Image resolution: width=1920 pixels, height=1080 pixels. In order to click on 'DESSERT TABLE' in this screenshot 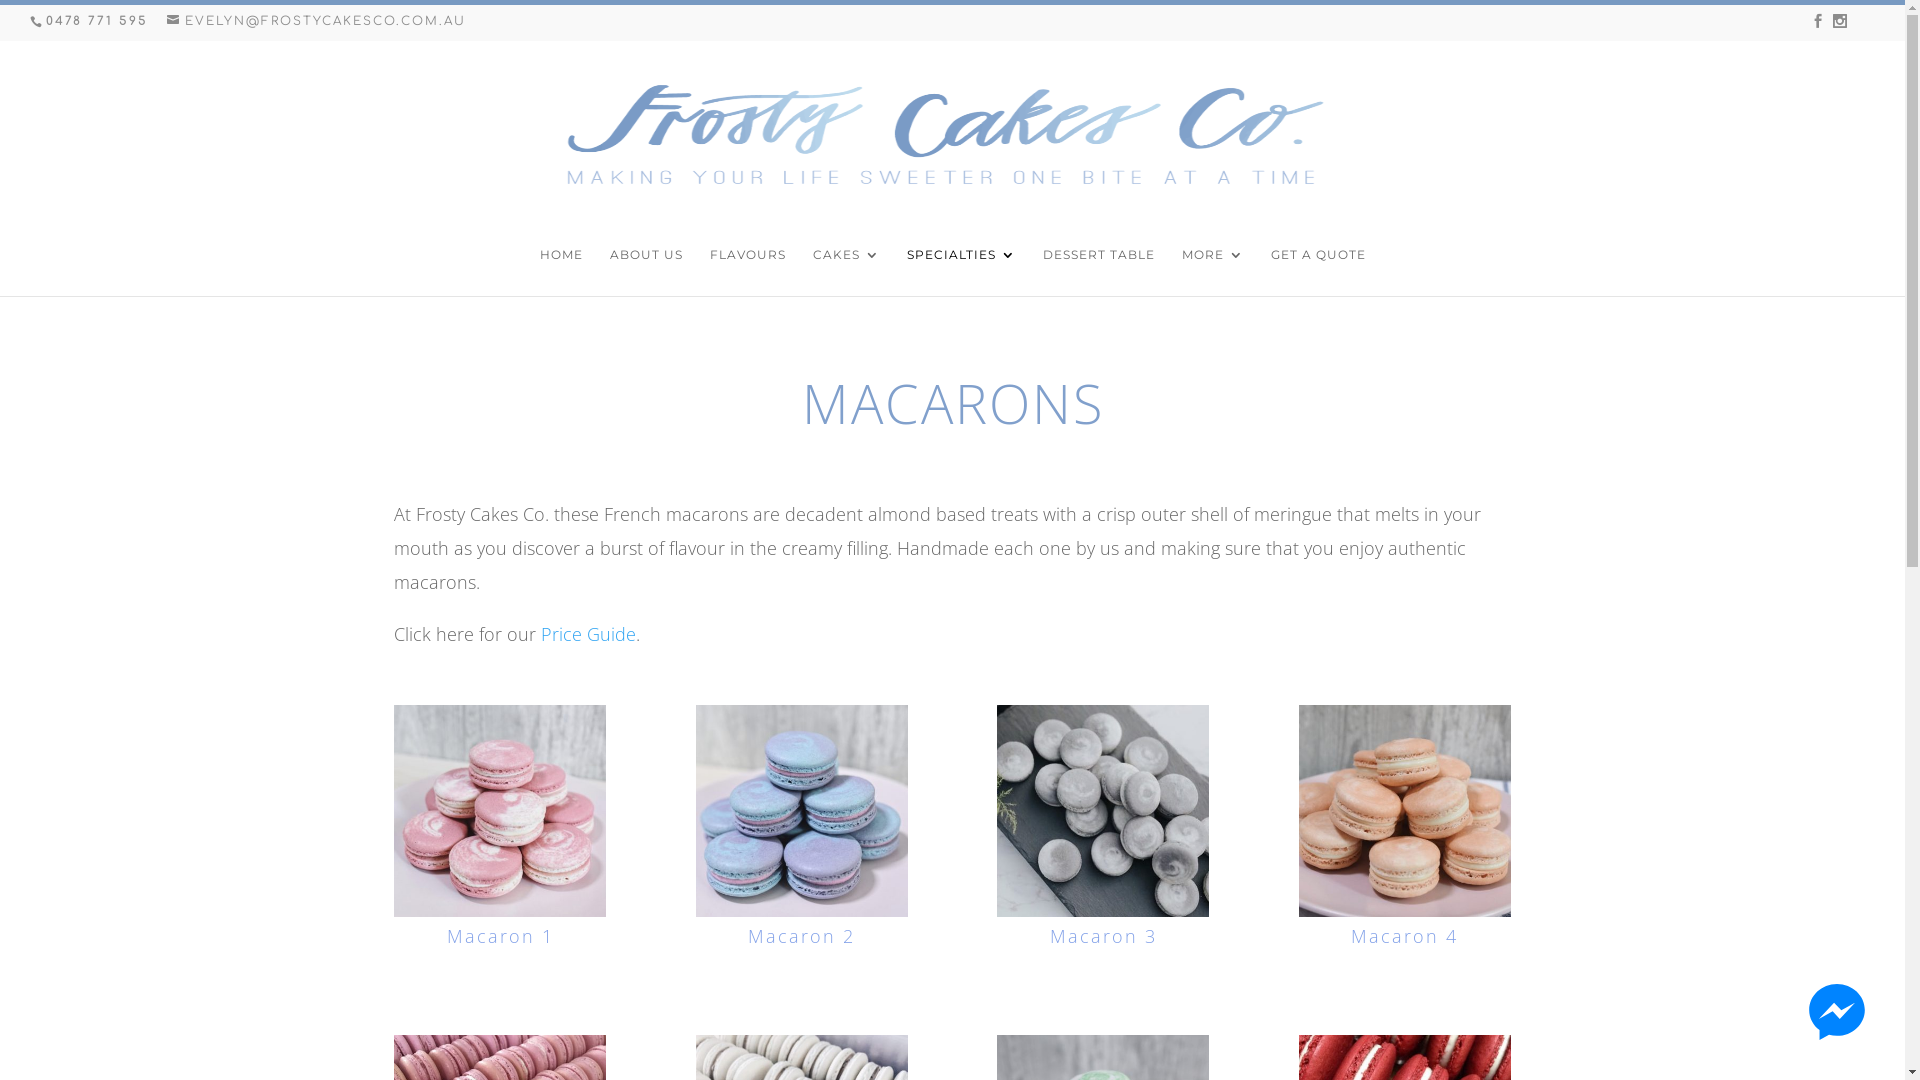, I will do `click(1097, 272)`.